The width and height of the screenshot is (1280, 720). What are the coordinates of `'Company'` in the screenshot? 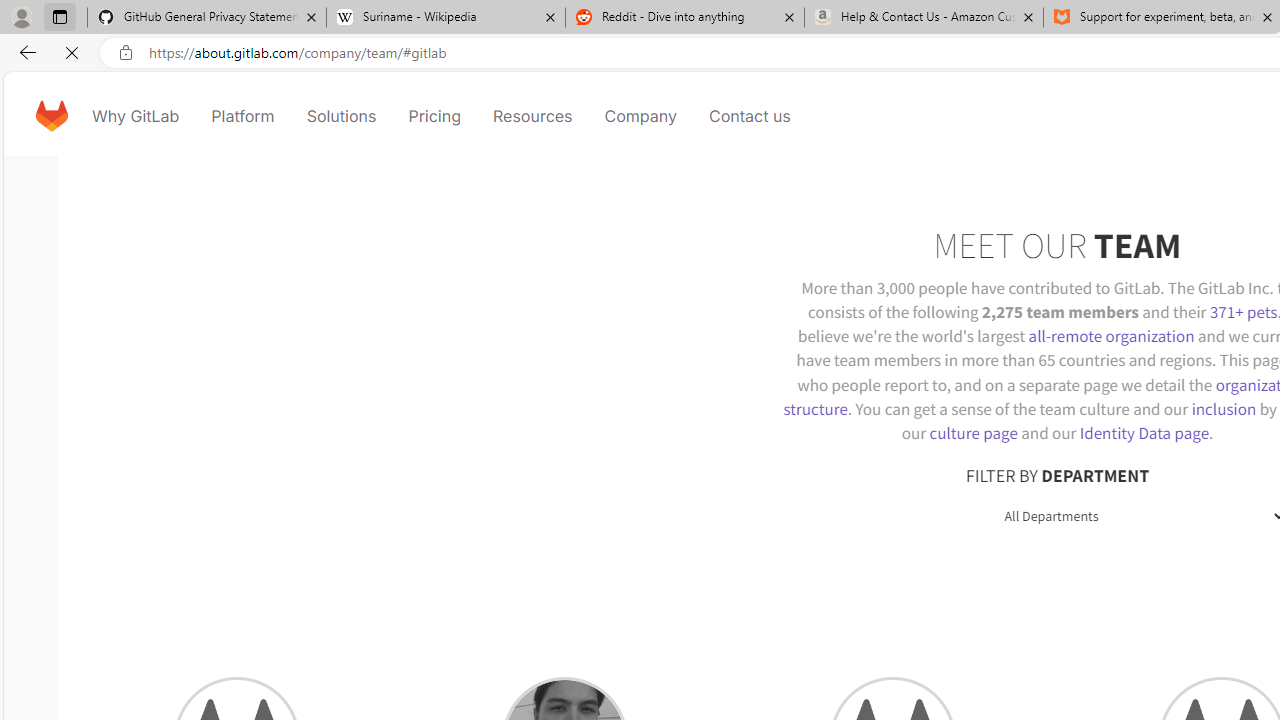 It's located at (640, 115).